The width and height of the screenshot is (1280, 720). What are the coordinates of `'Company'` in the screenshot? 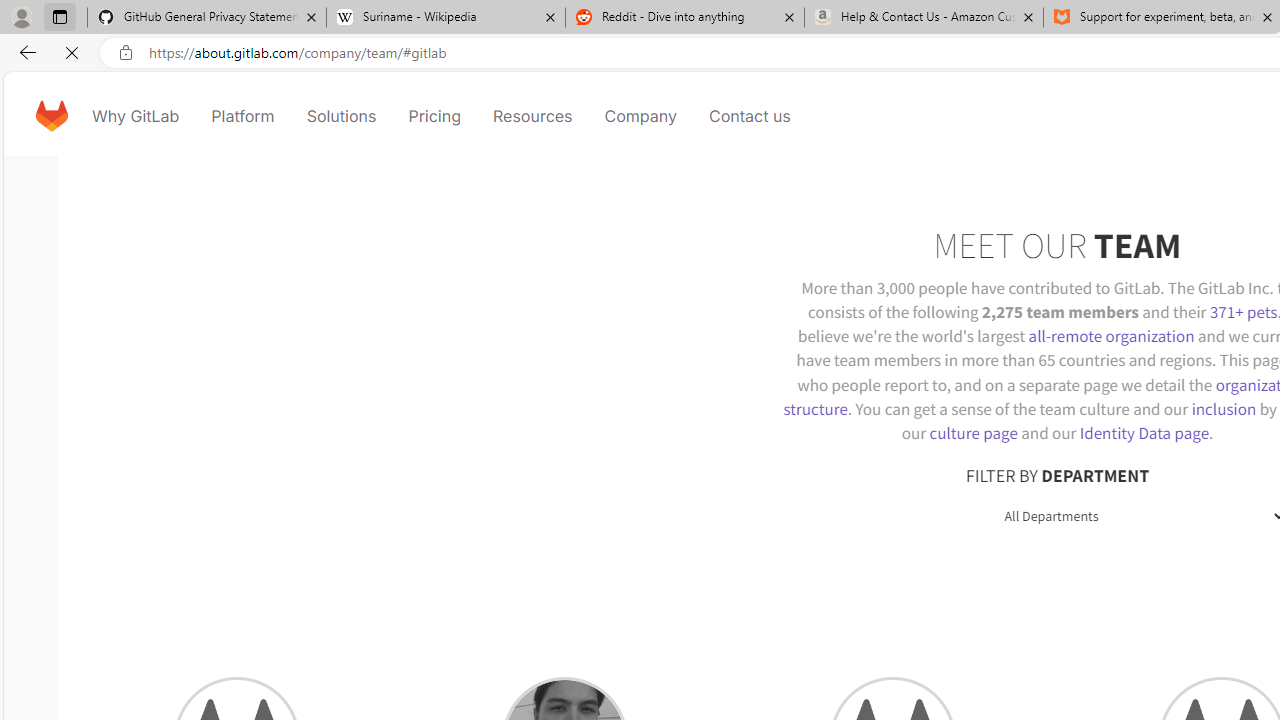 It's located at (640, 115).